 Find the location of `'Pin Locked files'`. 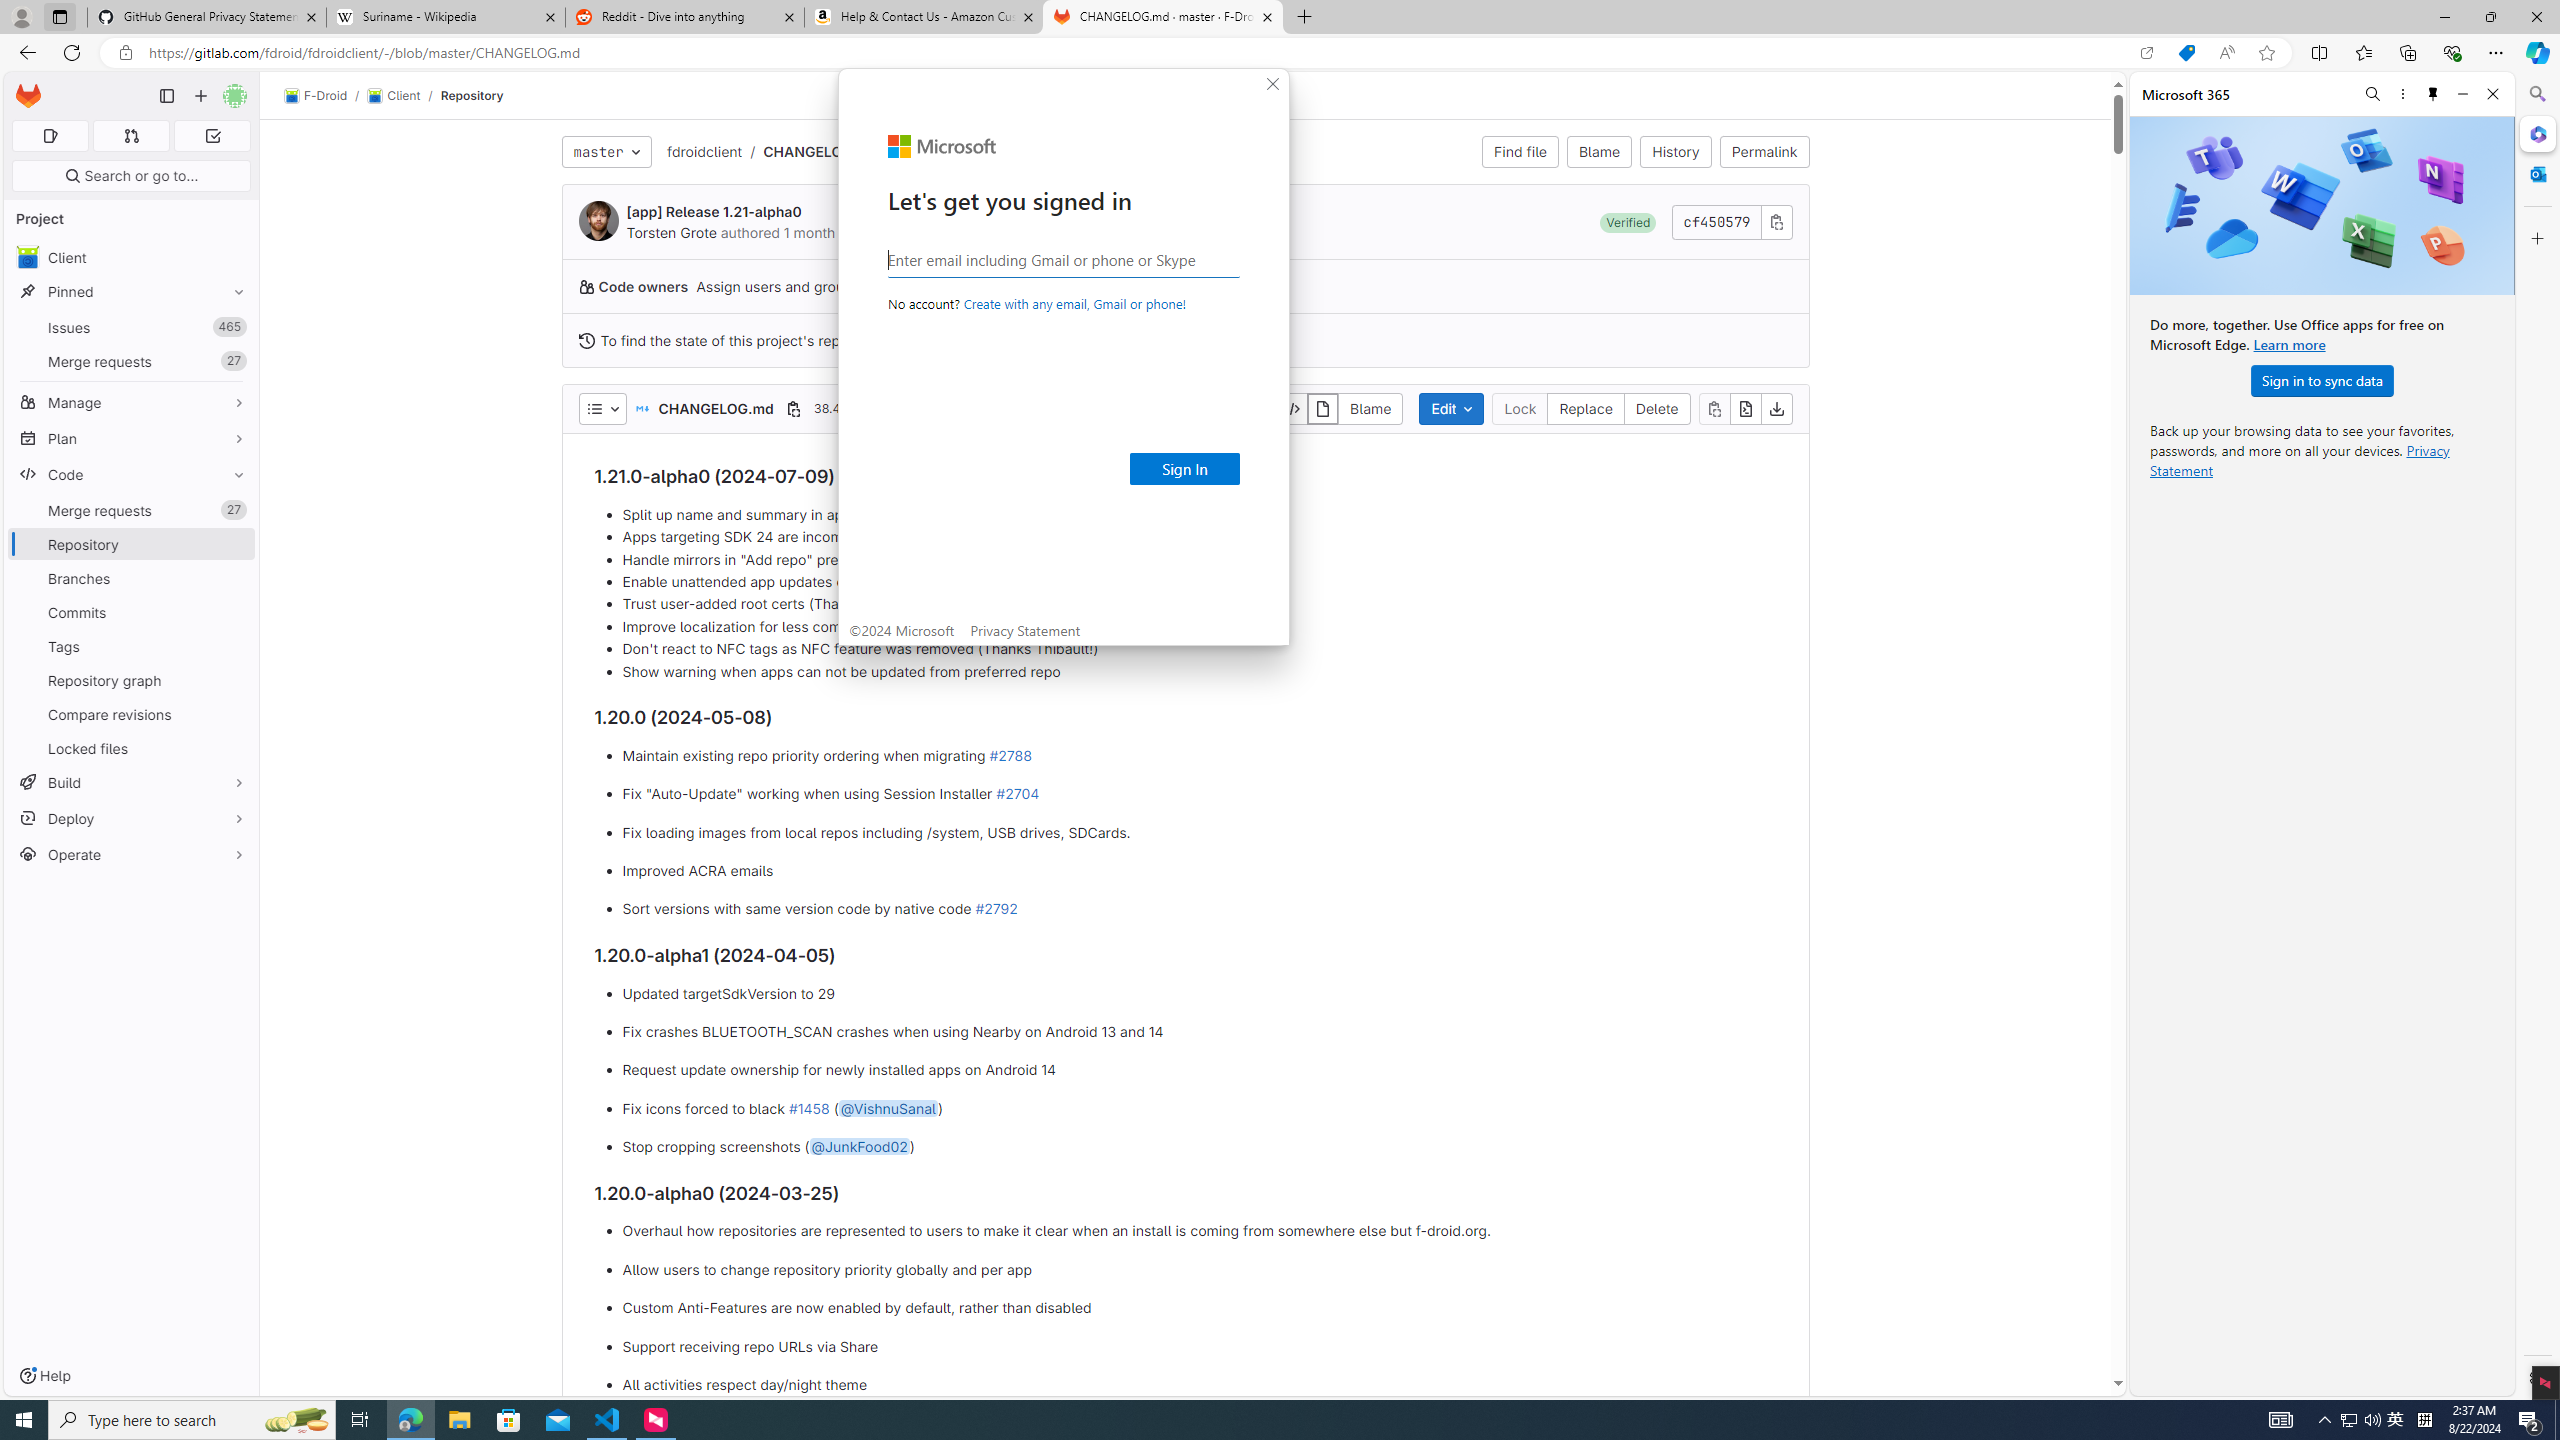

'Pin Locked files' is located at coordinates (233, 747).